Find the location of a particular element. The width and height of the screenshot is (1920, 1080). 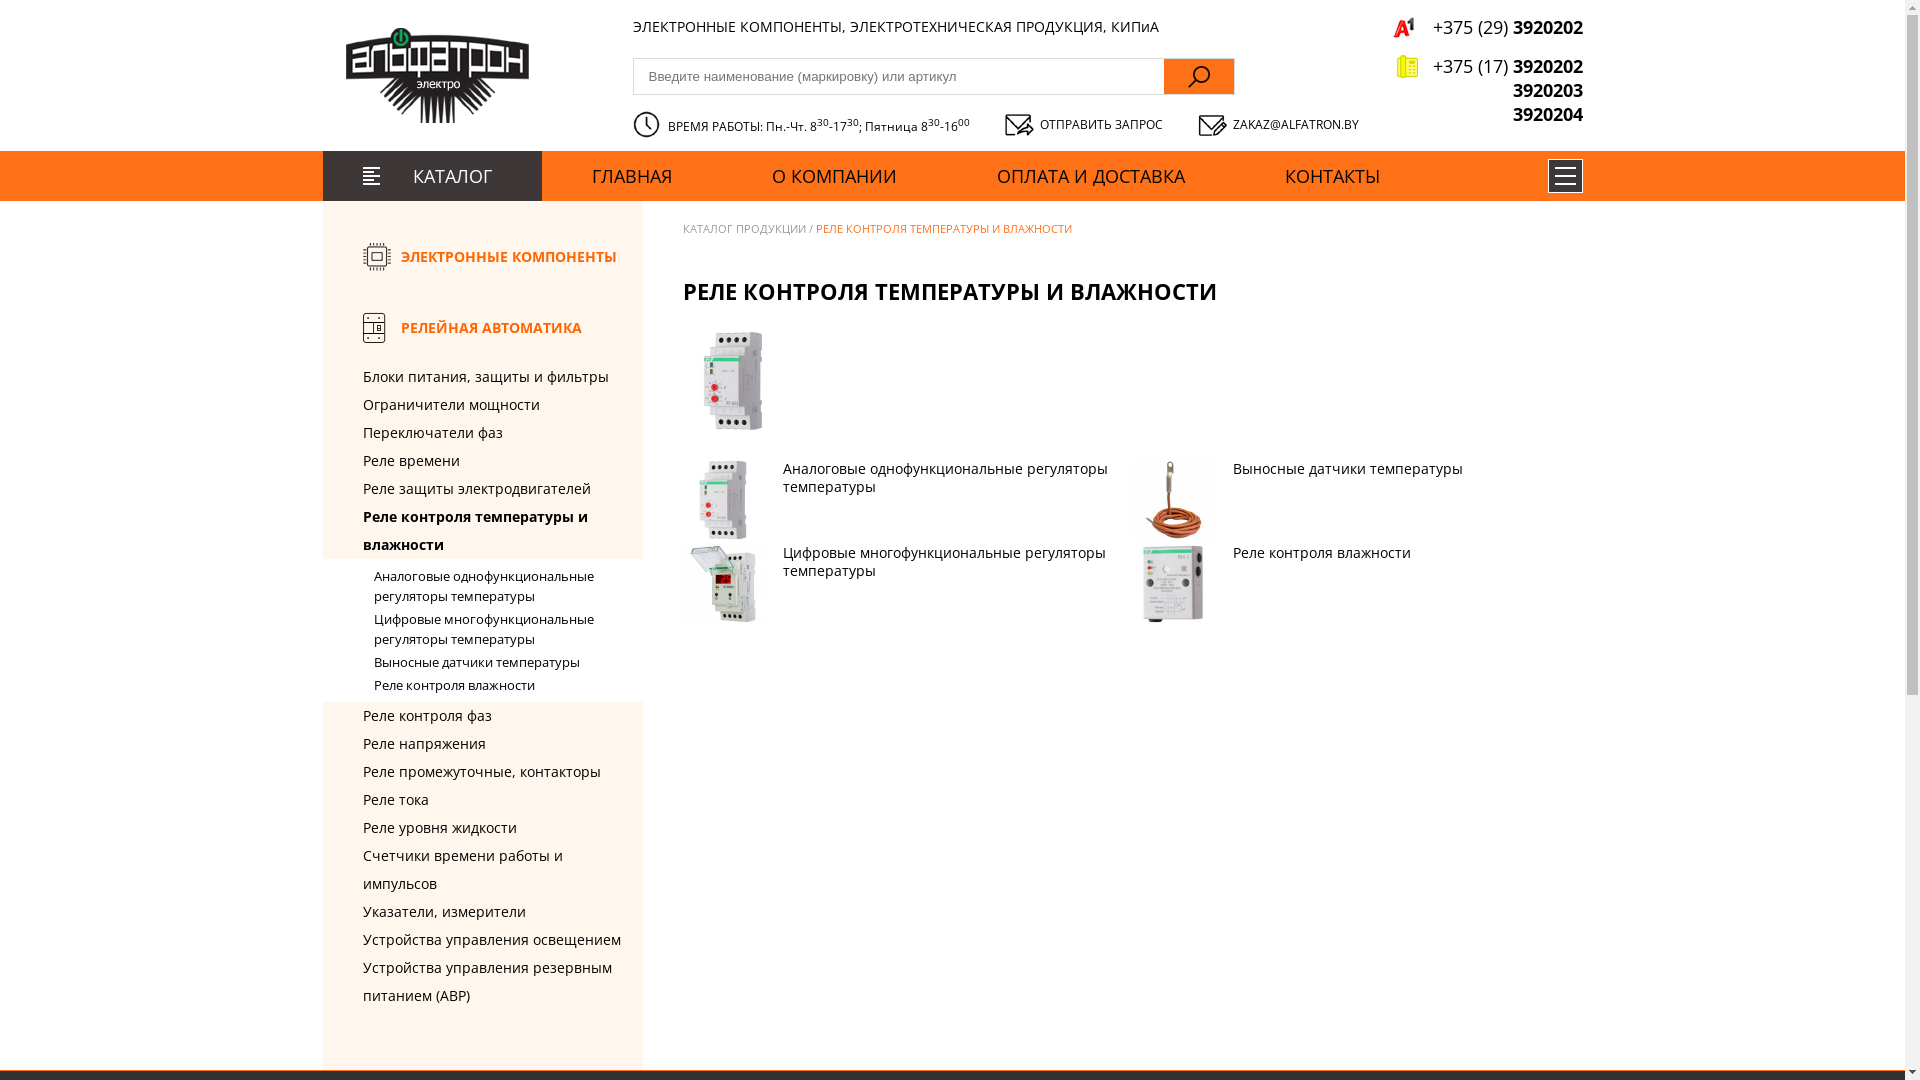

'3920204' is located at coordinates (1487, 114).